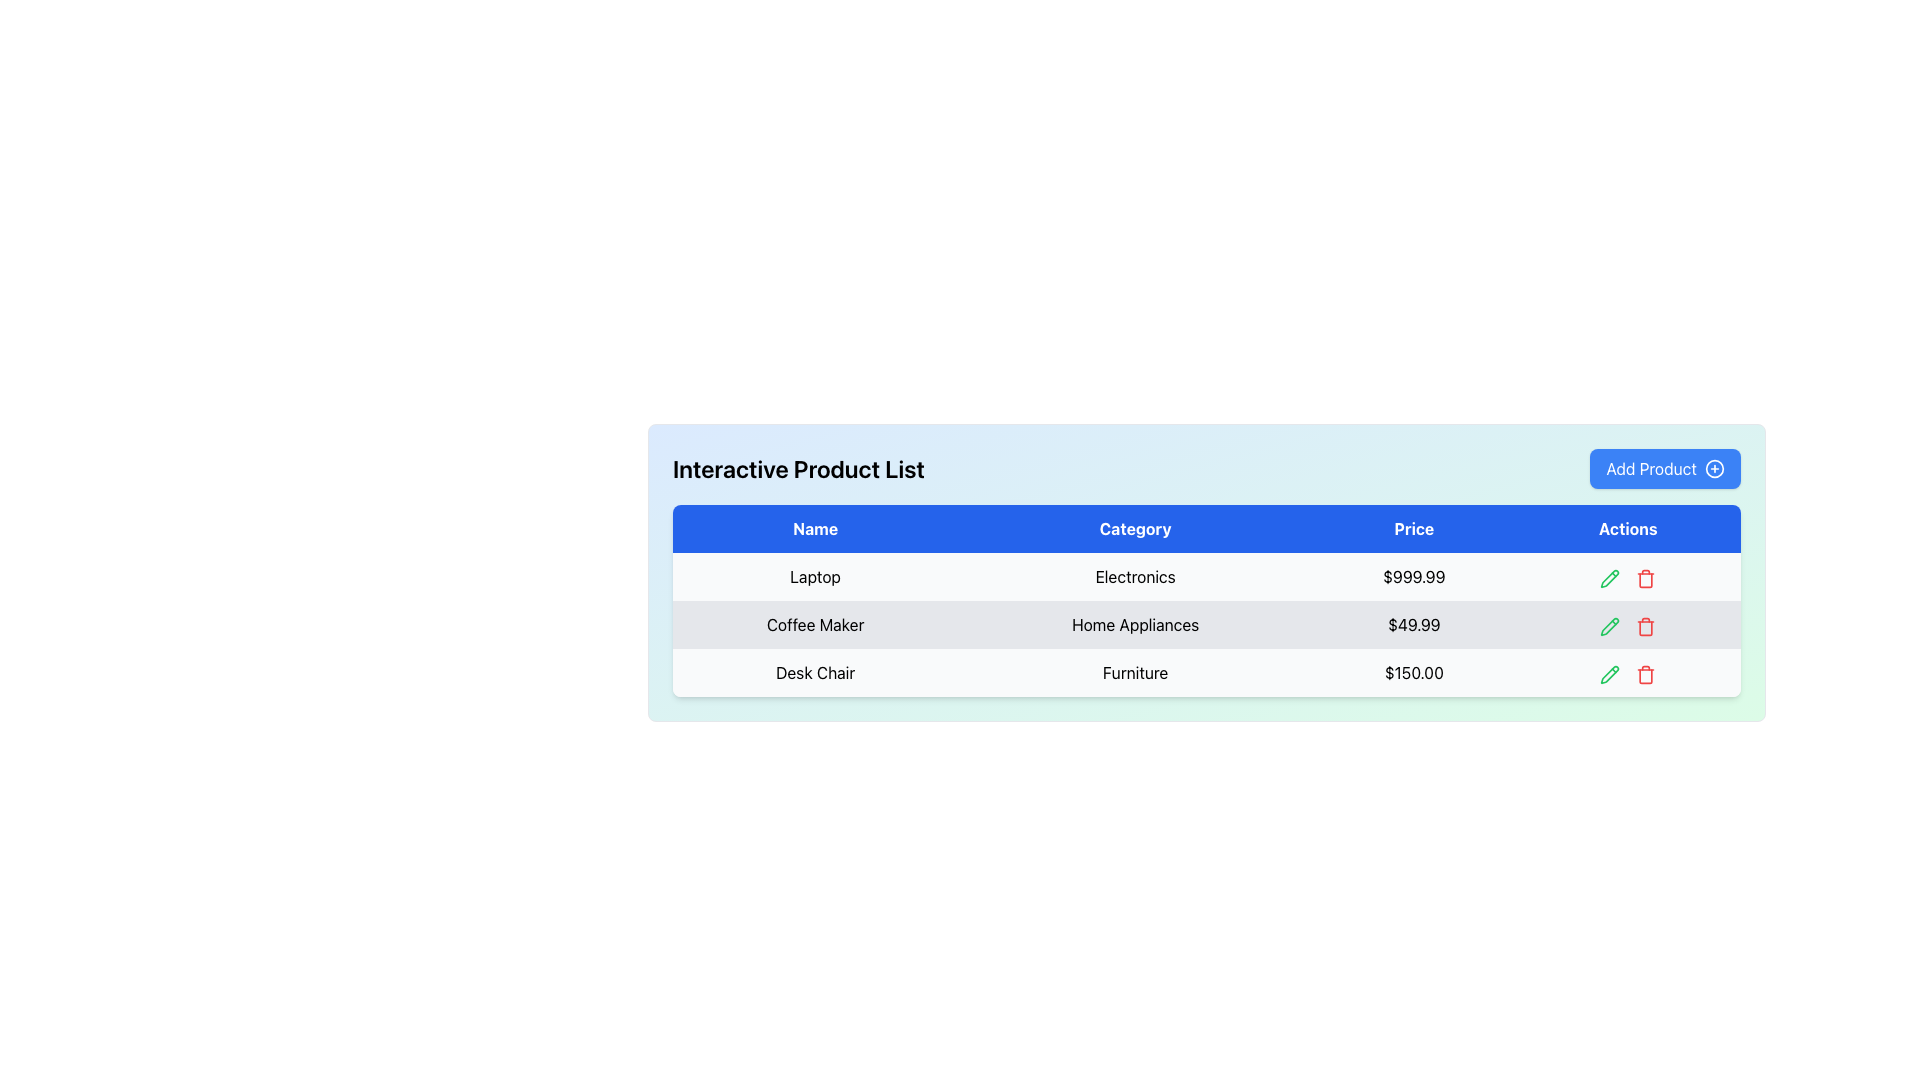 The height and width of the screenshot is (1080, 1920). Describe the element at coordinates (1646, 674) in the screenshot. I see `the deletion icon button located` at that location.